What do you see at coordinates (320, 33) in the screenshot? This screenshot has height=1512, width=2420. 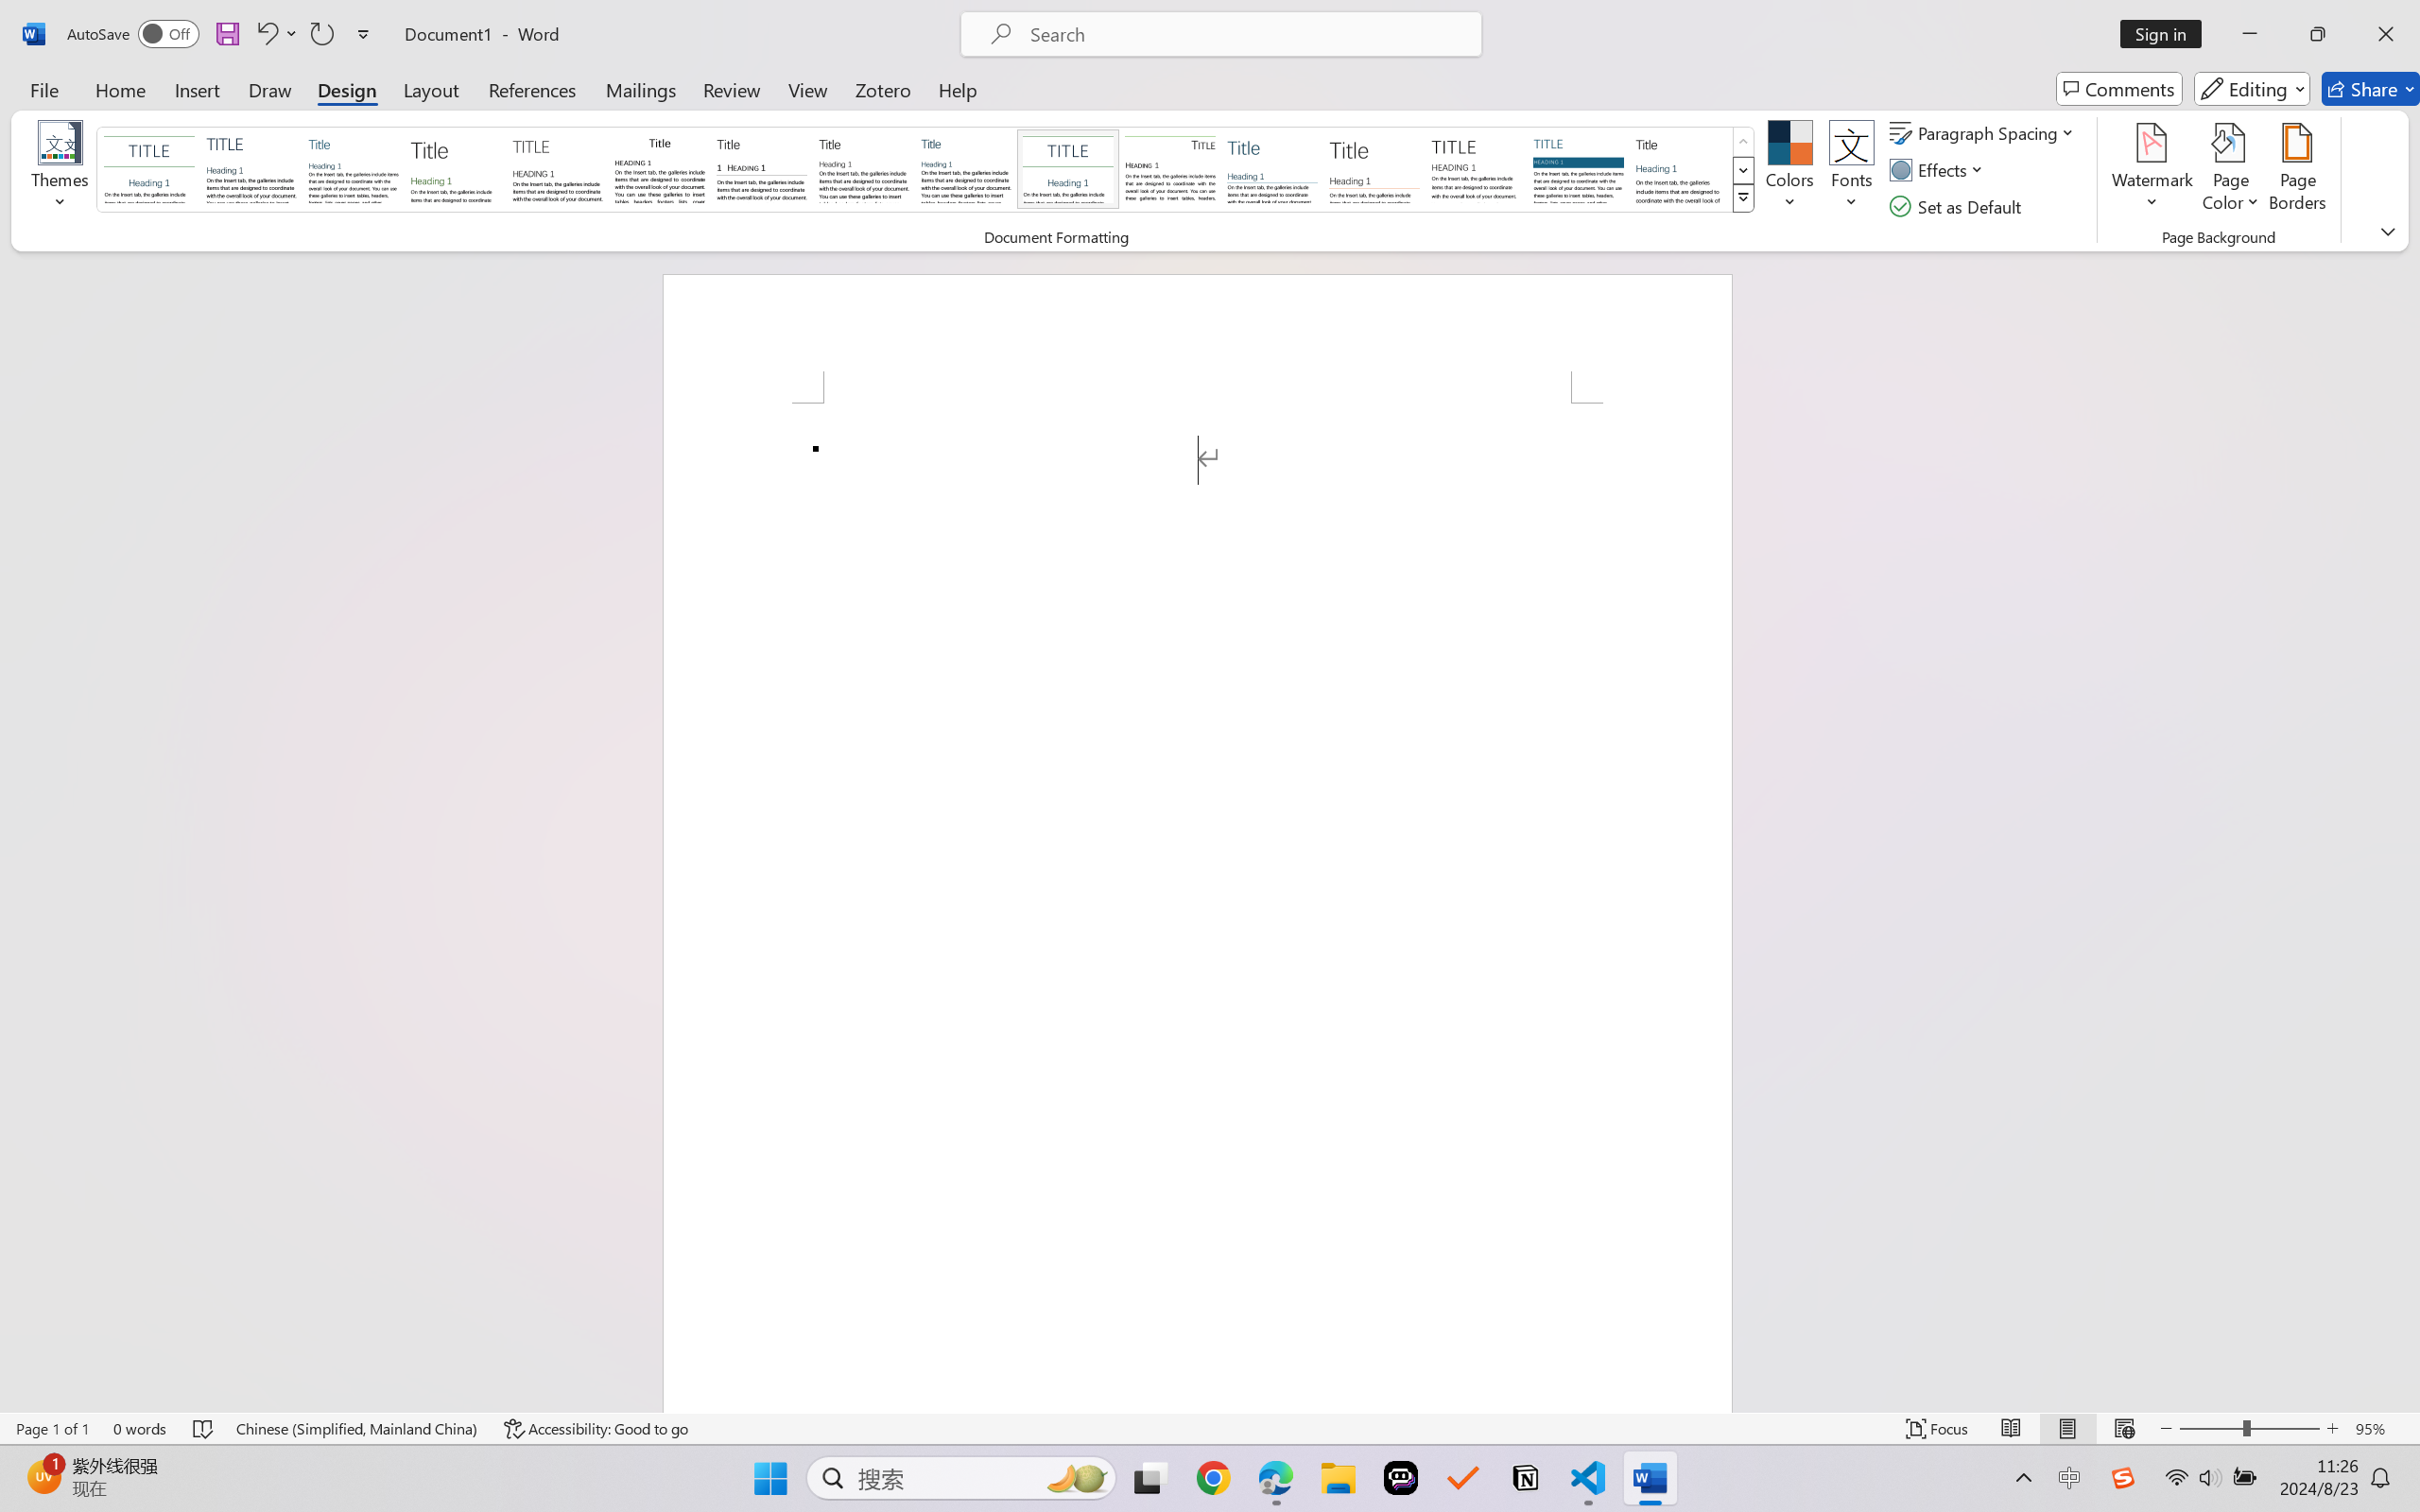 I see `'Repeat Style'` at bounding box center [320, 33].